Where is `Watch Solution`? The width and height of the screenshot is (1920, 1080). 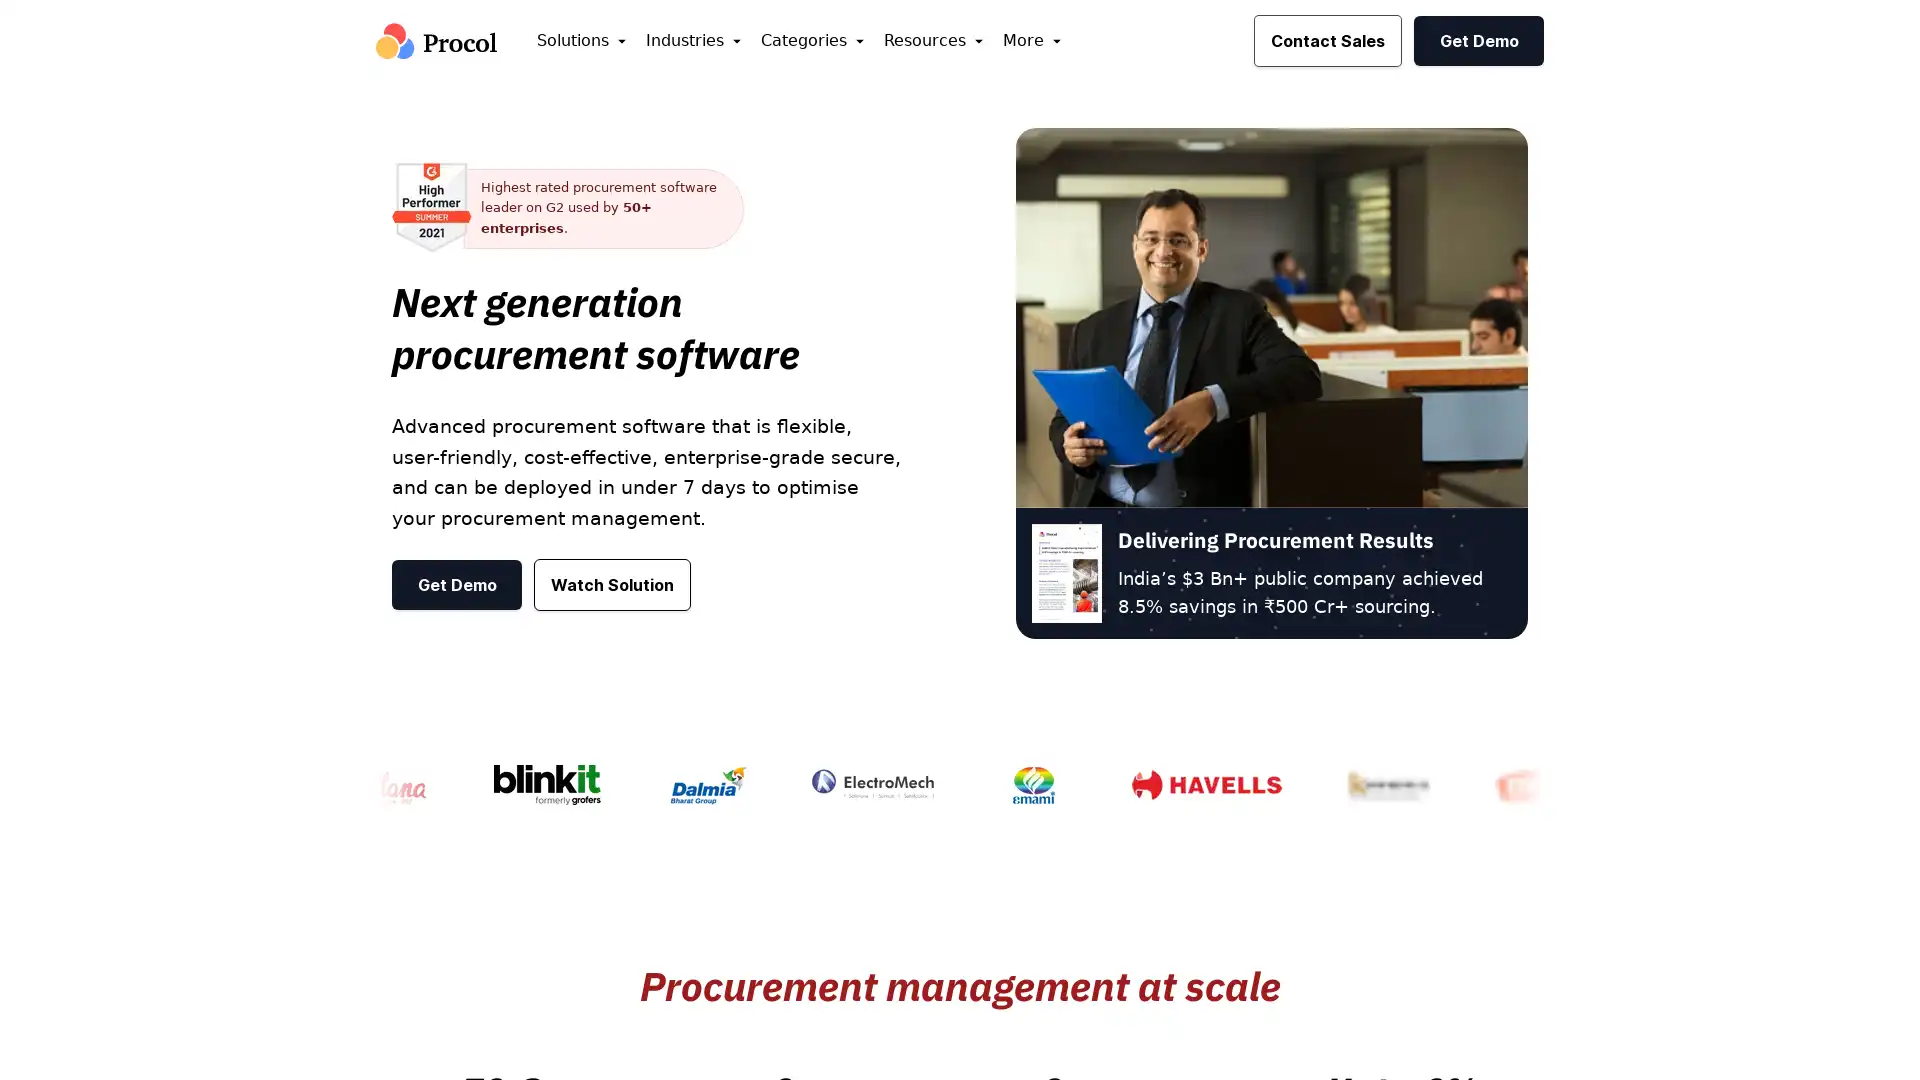
Watch Solution is located at coordinates (611, 583).